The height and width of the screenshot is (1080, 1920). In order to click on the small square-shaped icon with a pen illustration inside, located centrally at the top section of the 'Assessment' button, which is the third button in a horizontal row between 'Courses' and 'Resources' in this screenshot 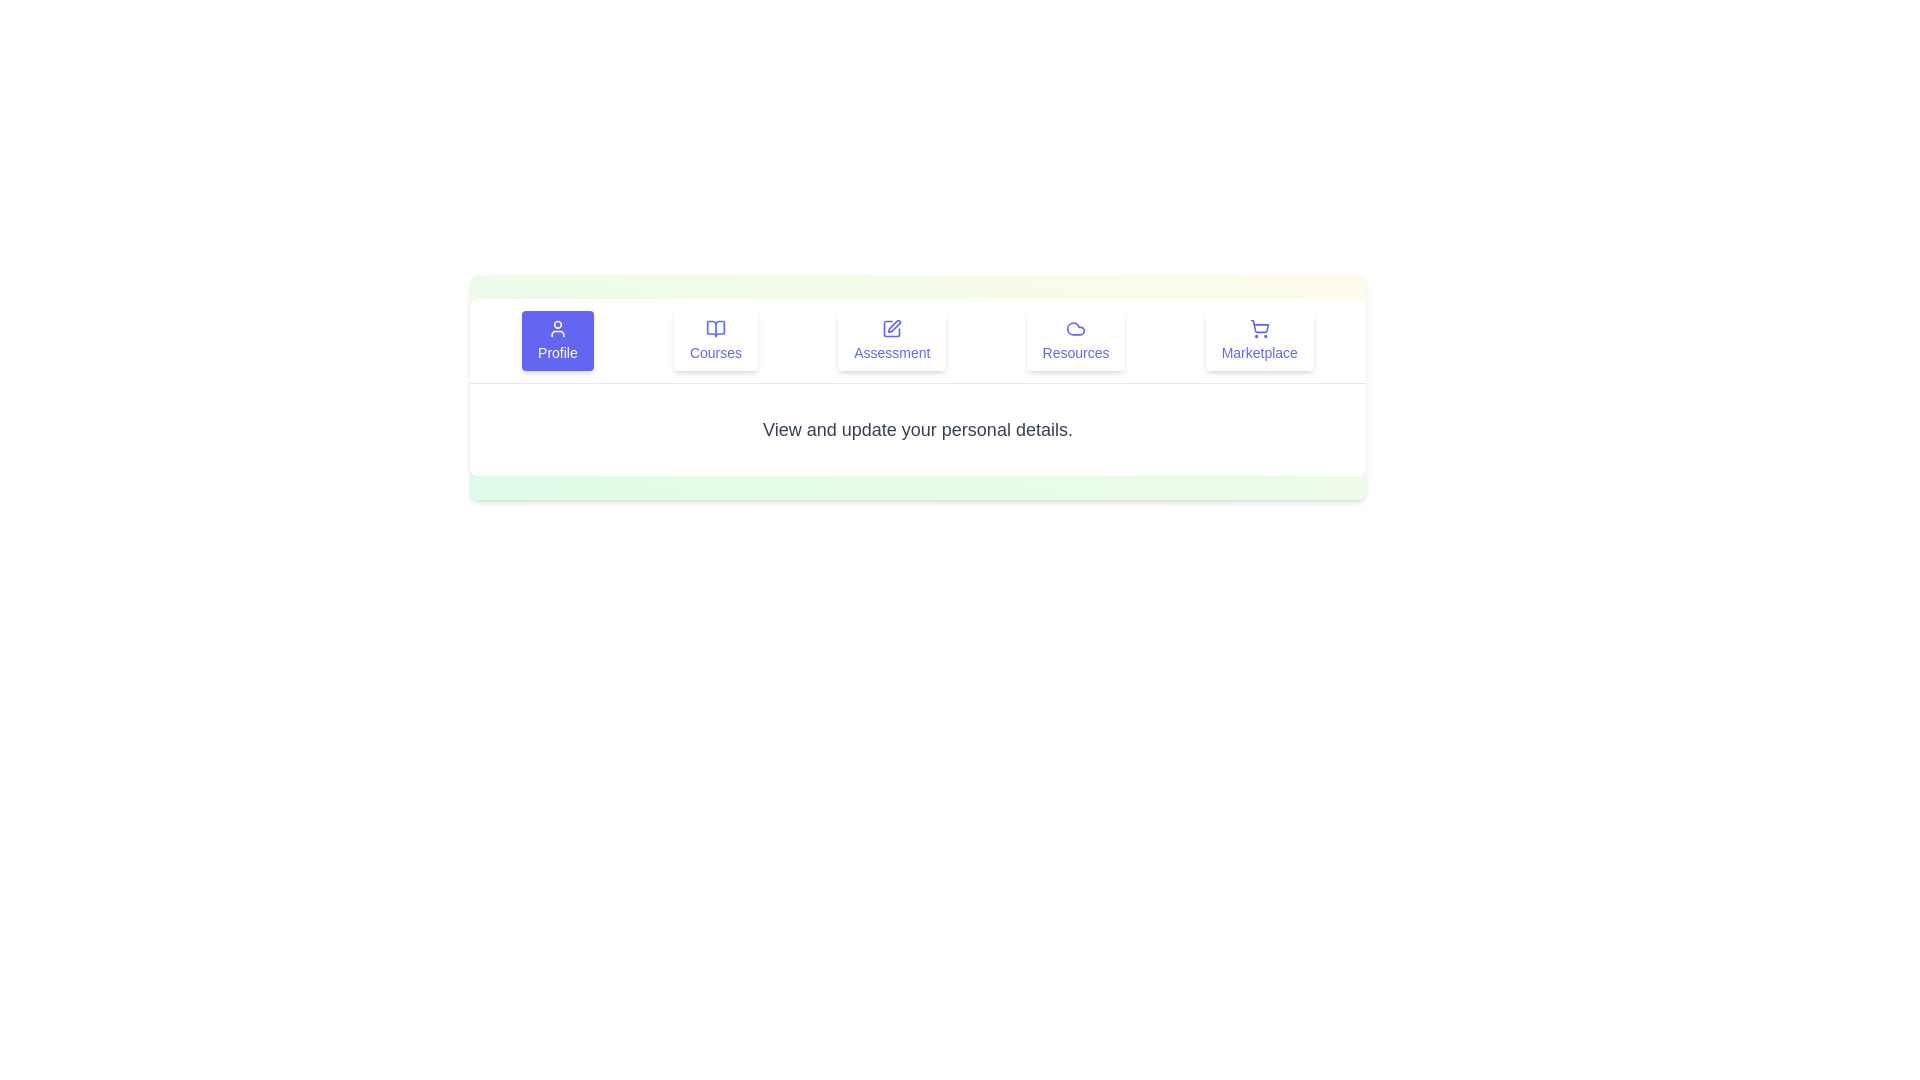, I will do `click(891, 327)`.